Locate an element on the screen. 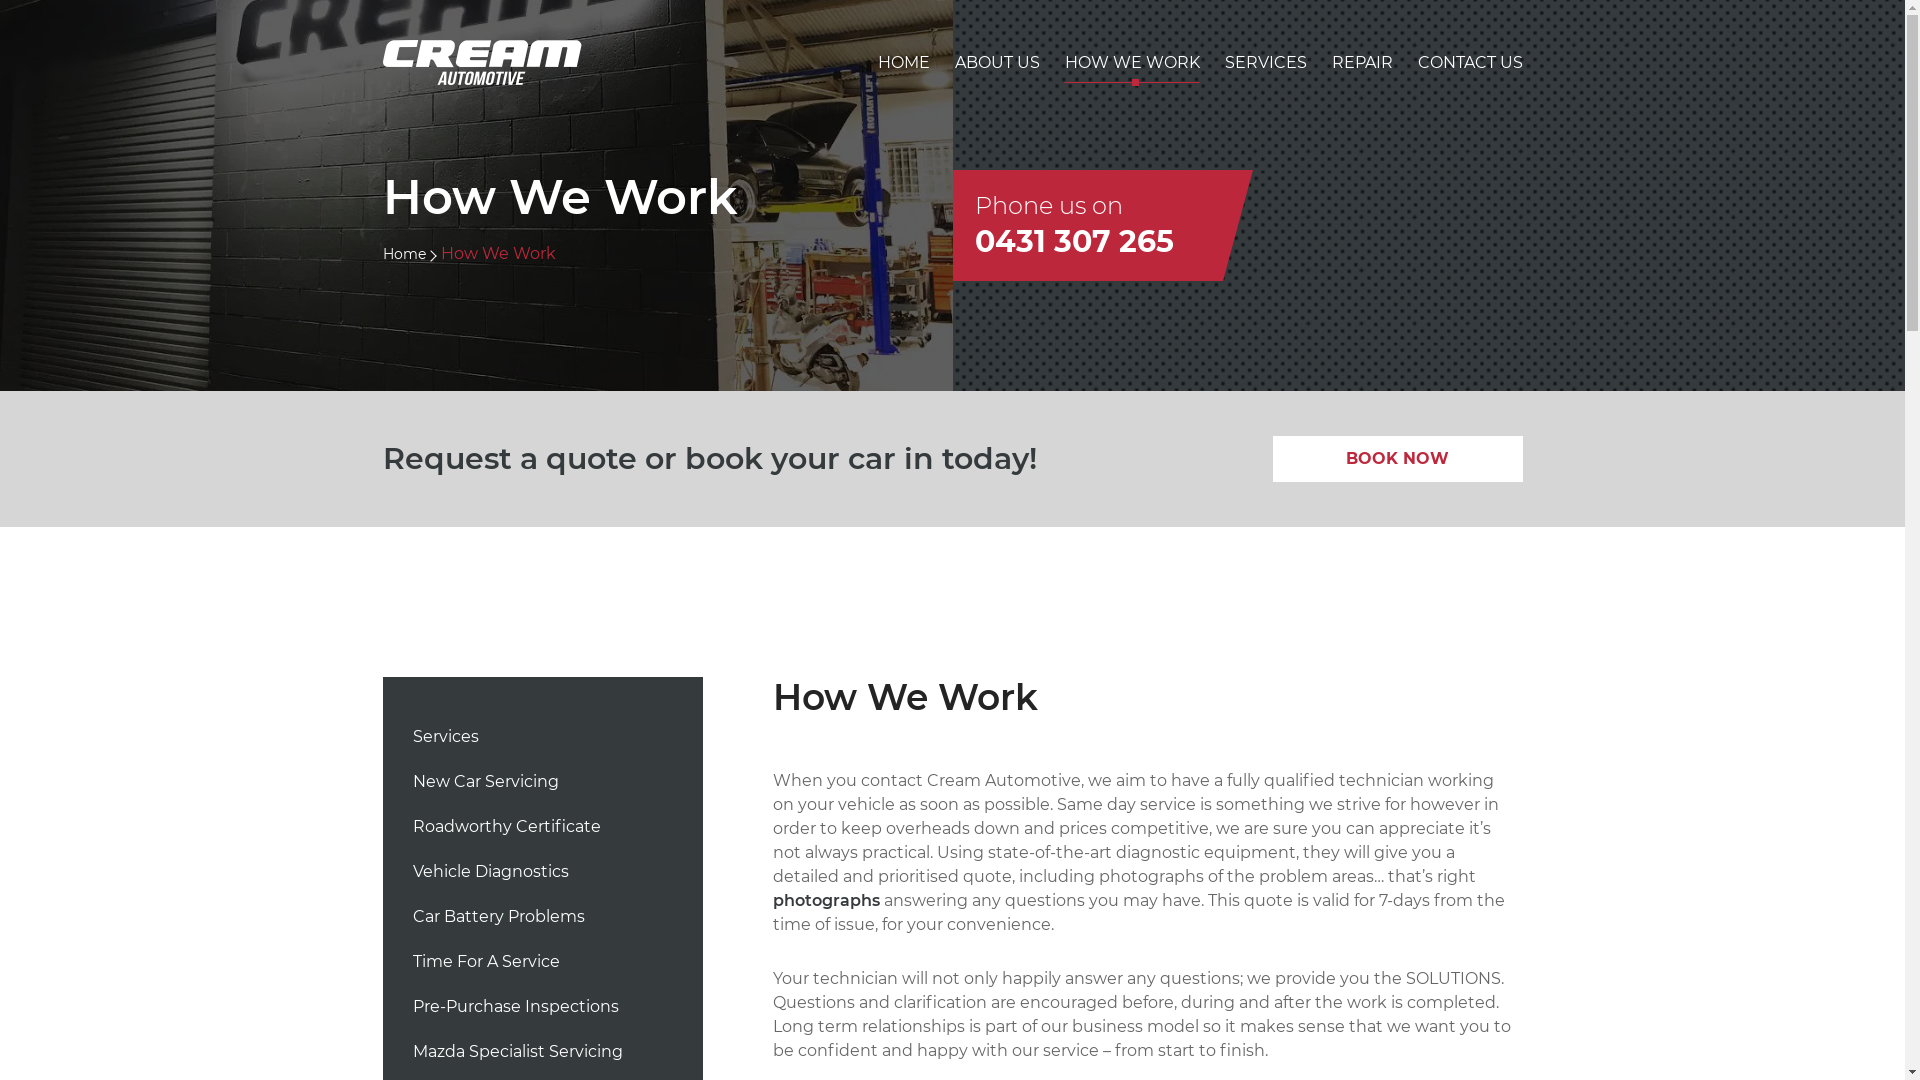  'New Car Servicing' is located at coordinates (411, 788).